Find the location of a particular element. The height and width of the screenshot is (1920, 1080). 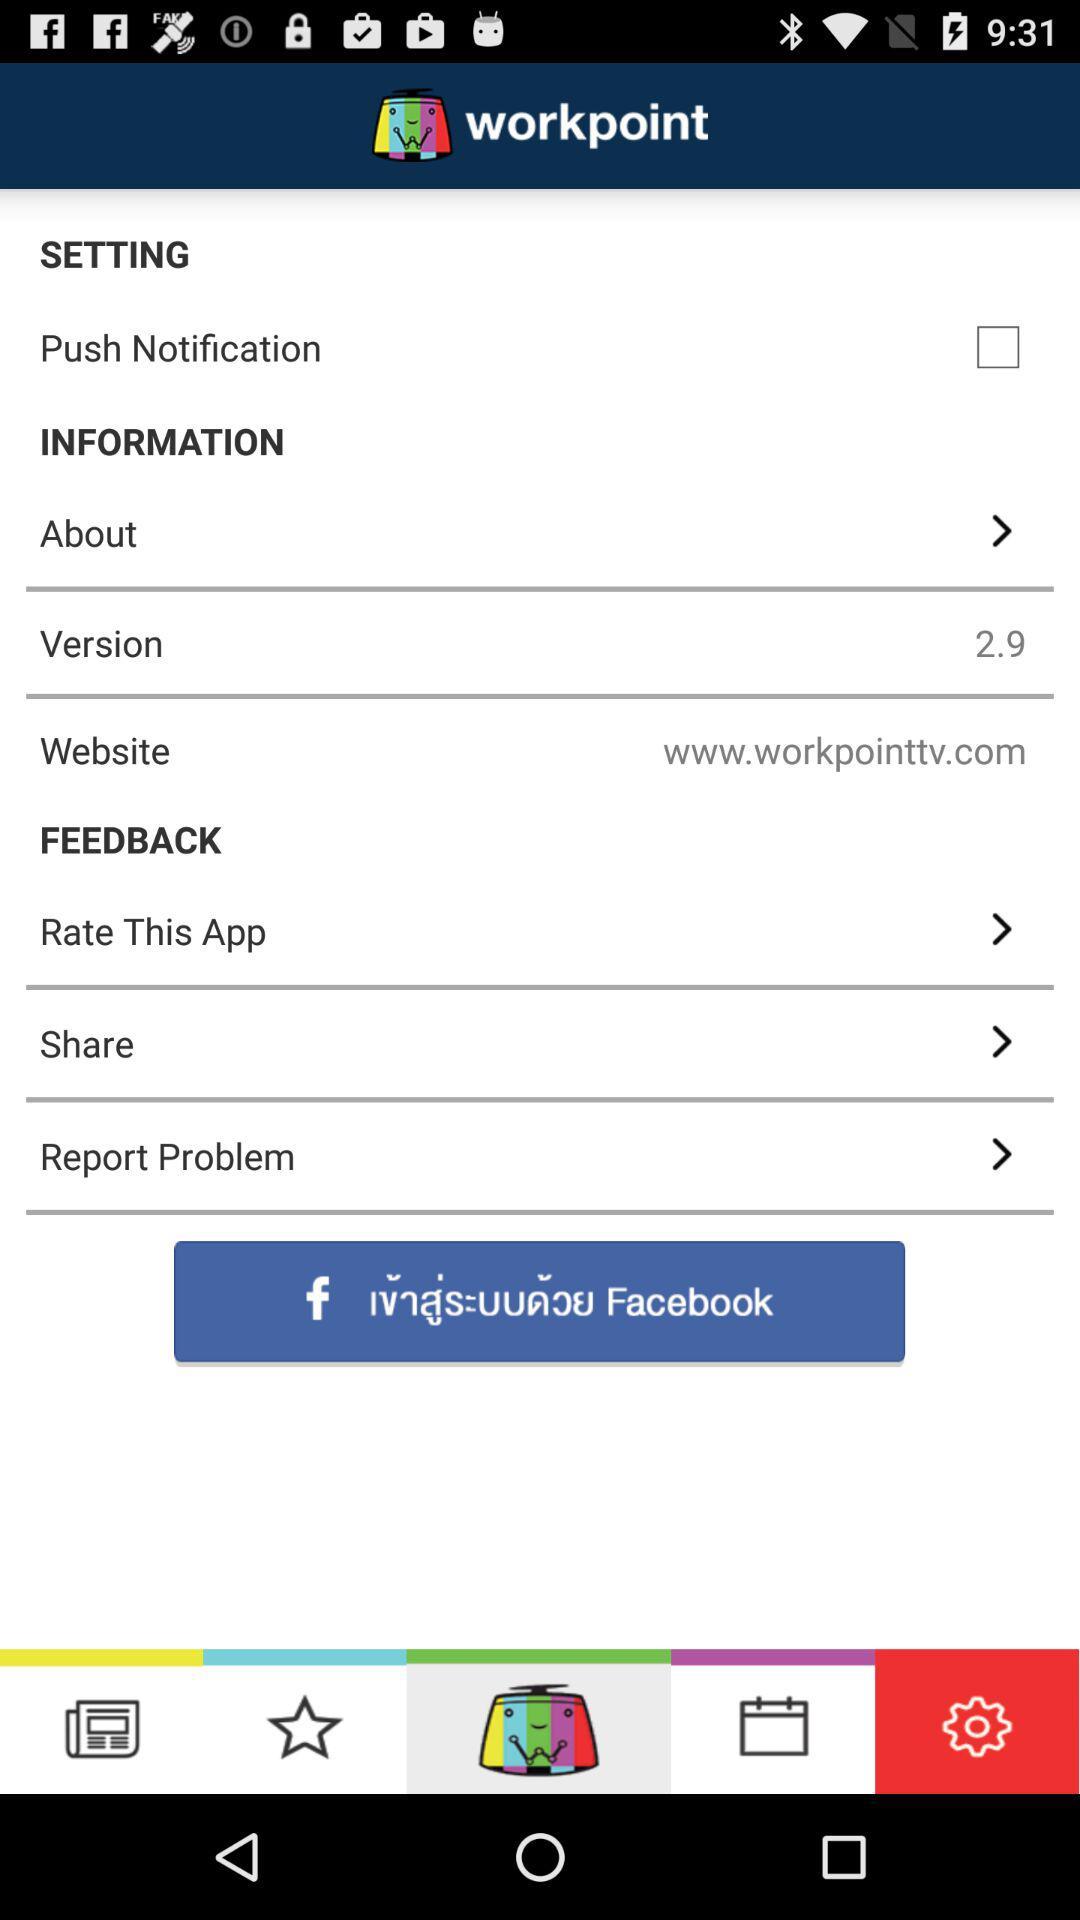

favorites is located at coordinates (304, 1720).